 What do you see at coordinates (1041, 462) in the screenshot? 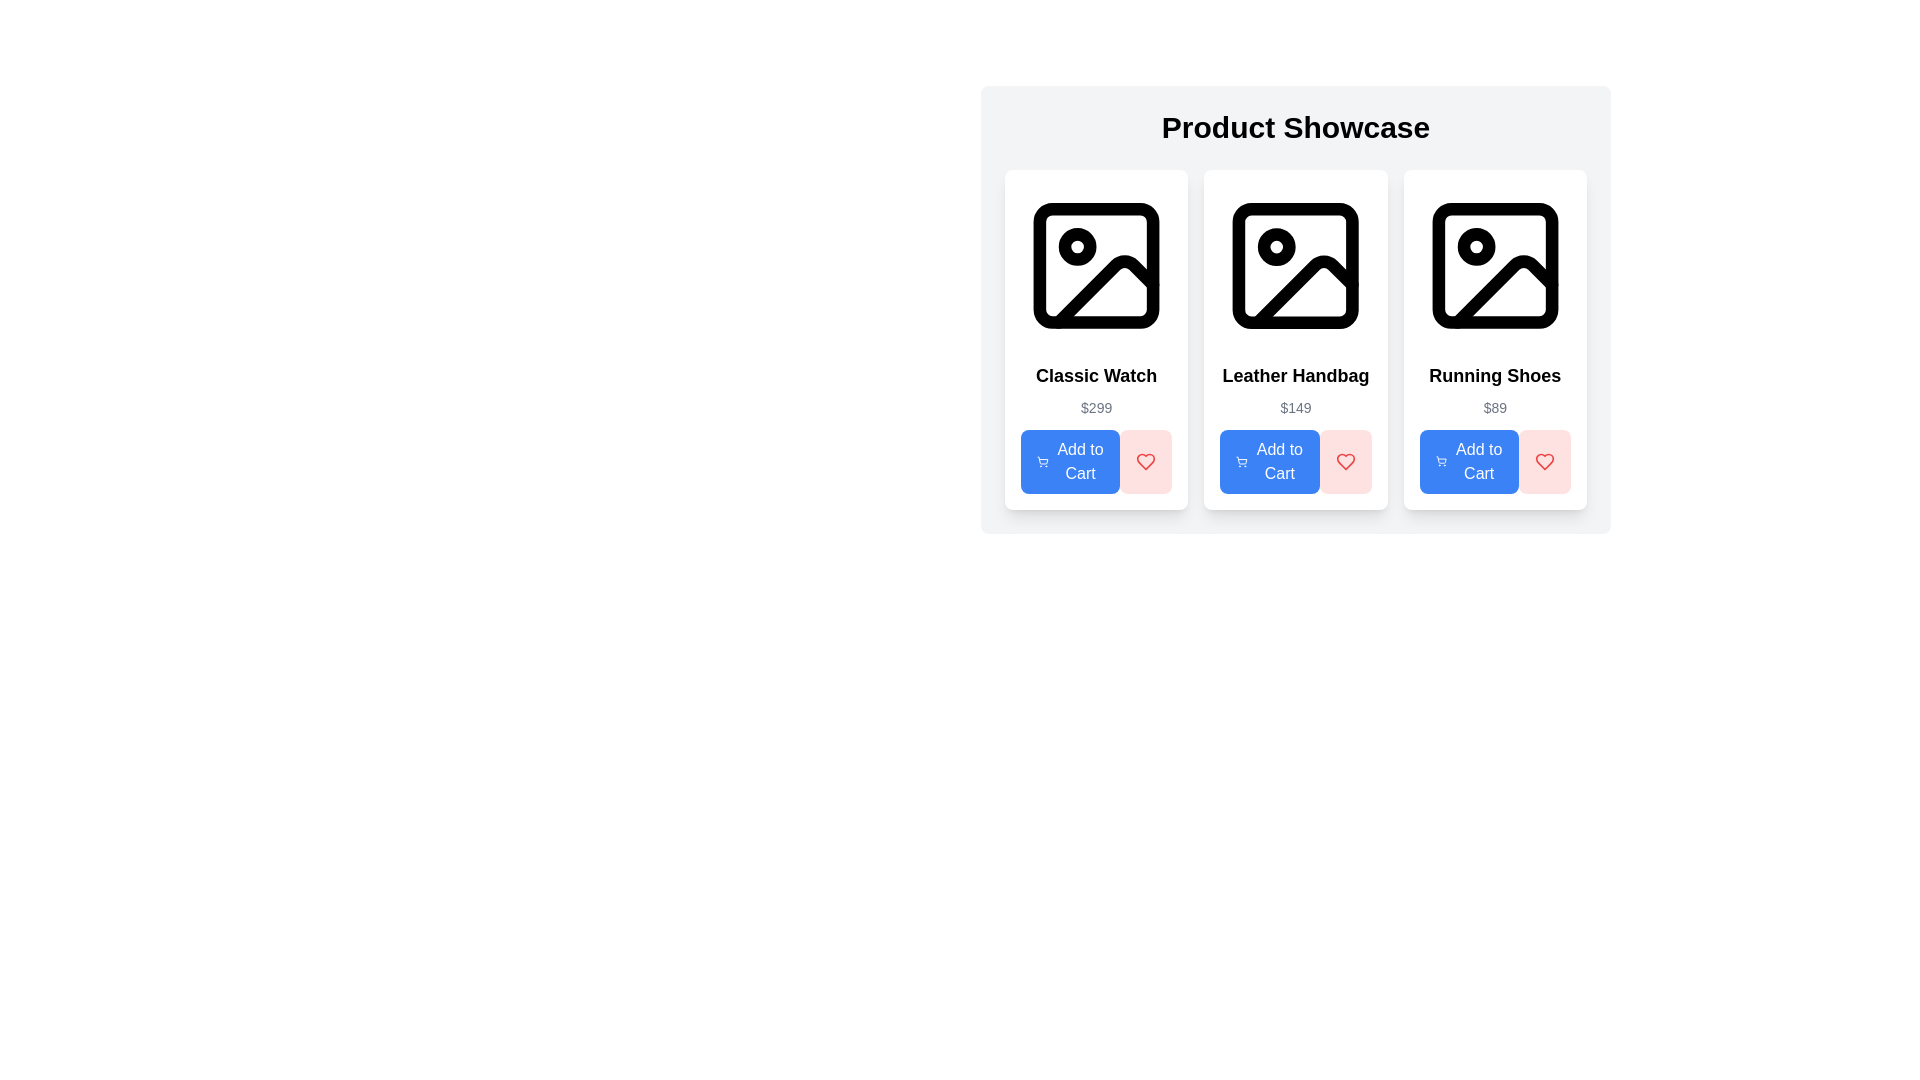
I see `the shopping cart icon associated with the 'Add to Cart' button located below the 'Classic Watch' product entry` at bounding box center [1041, 462].